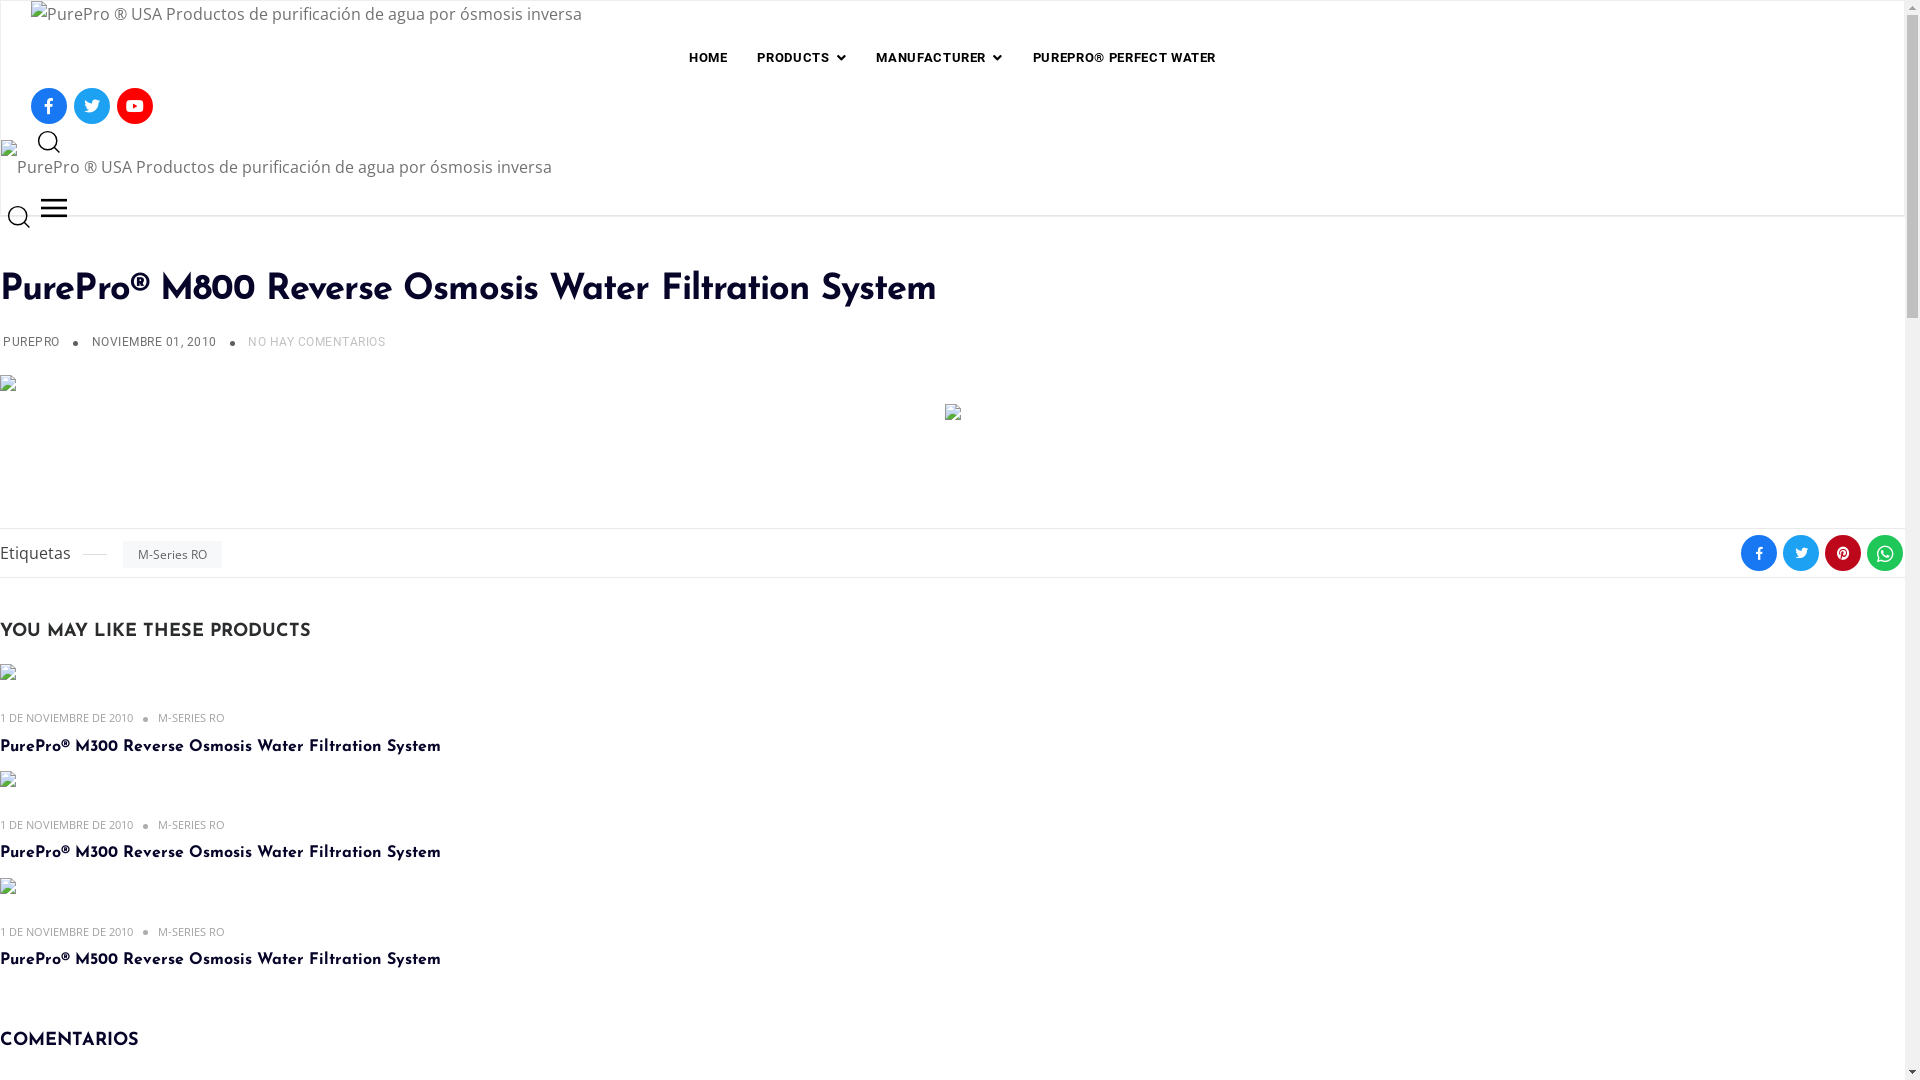 This screenshot has height=1080, width=1920. I want to click on 'HOME', so click(673, 56).